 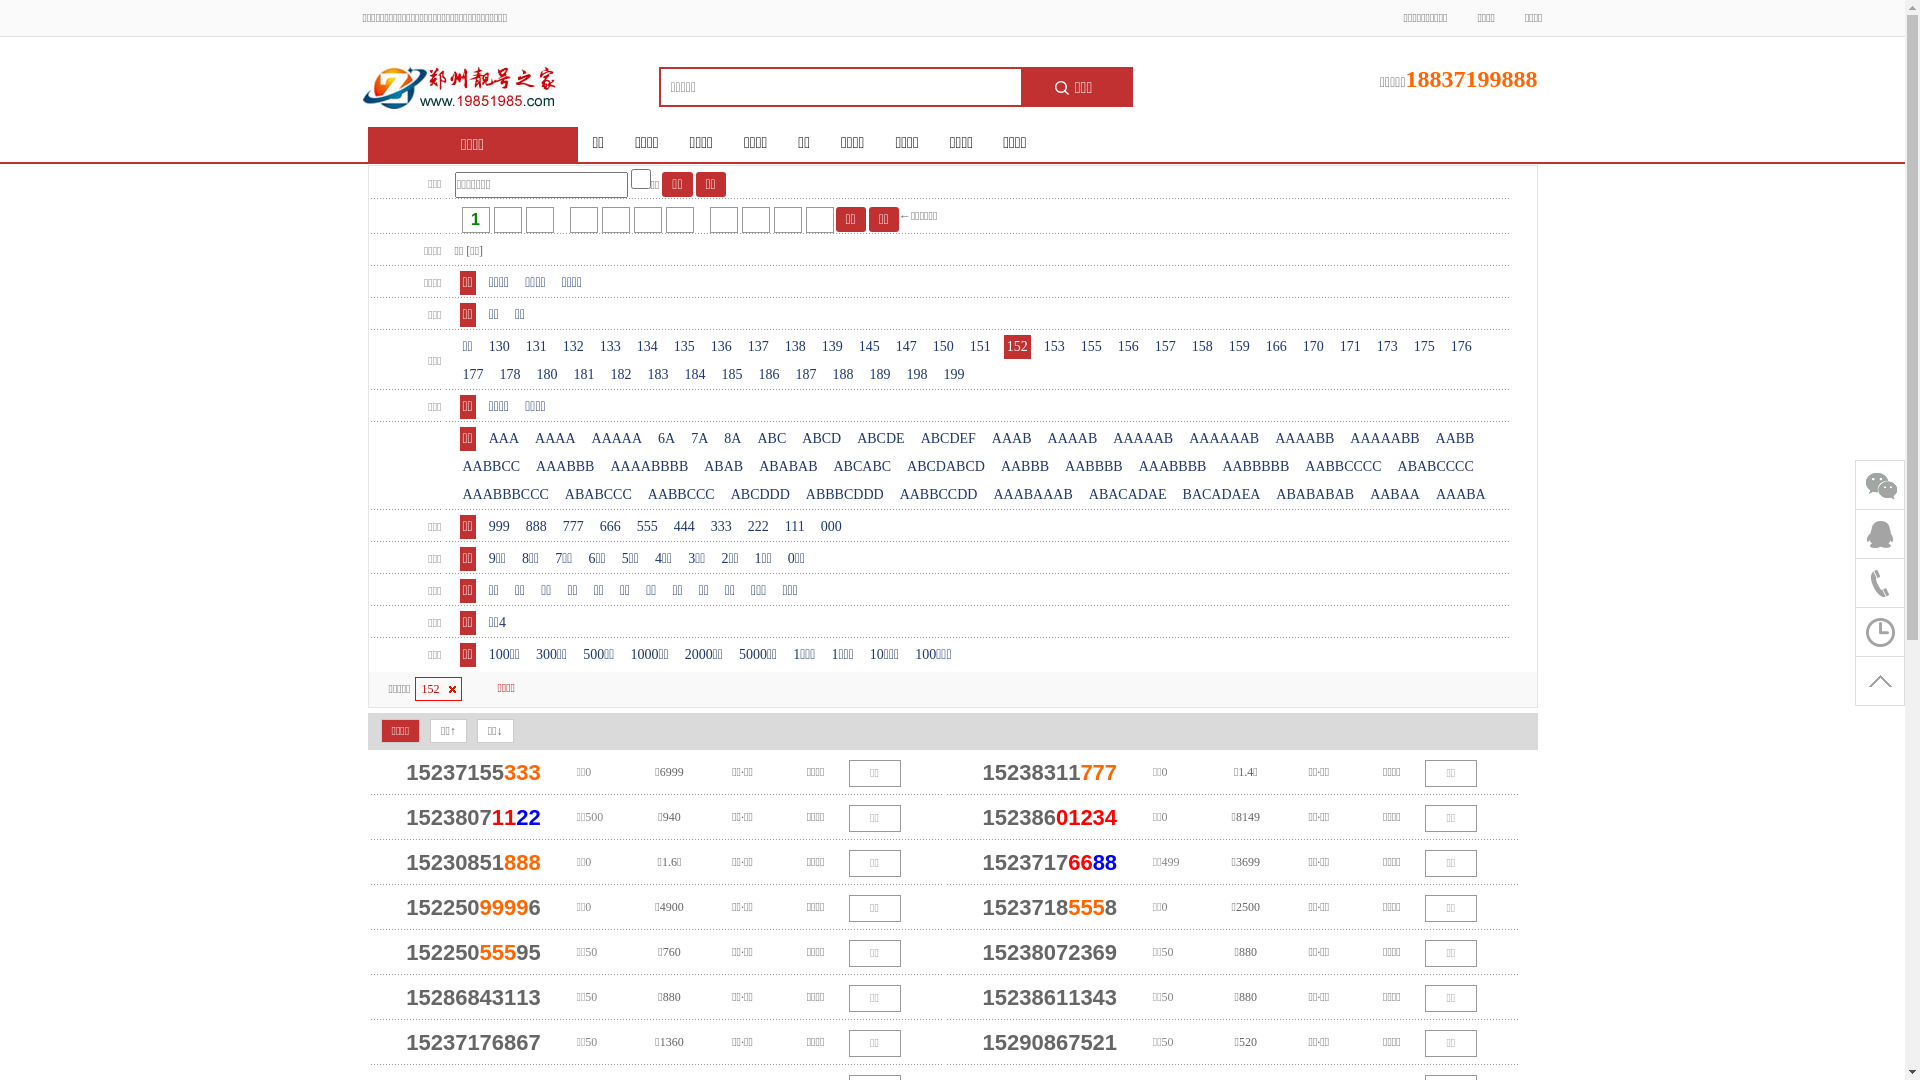 I want to click on 'ABABCCC', so click(x=597, y=494).